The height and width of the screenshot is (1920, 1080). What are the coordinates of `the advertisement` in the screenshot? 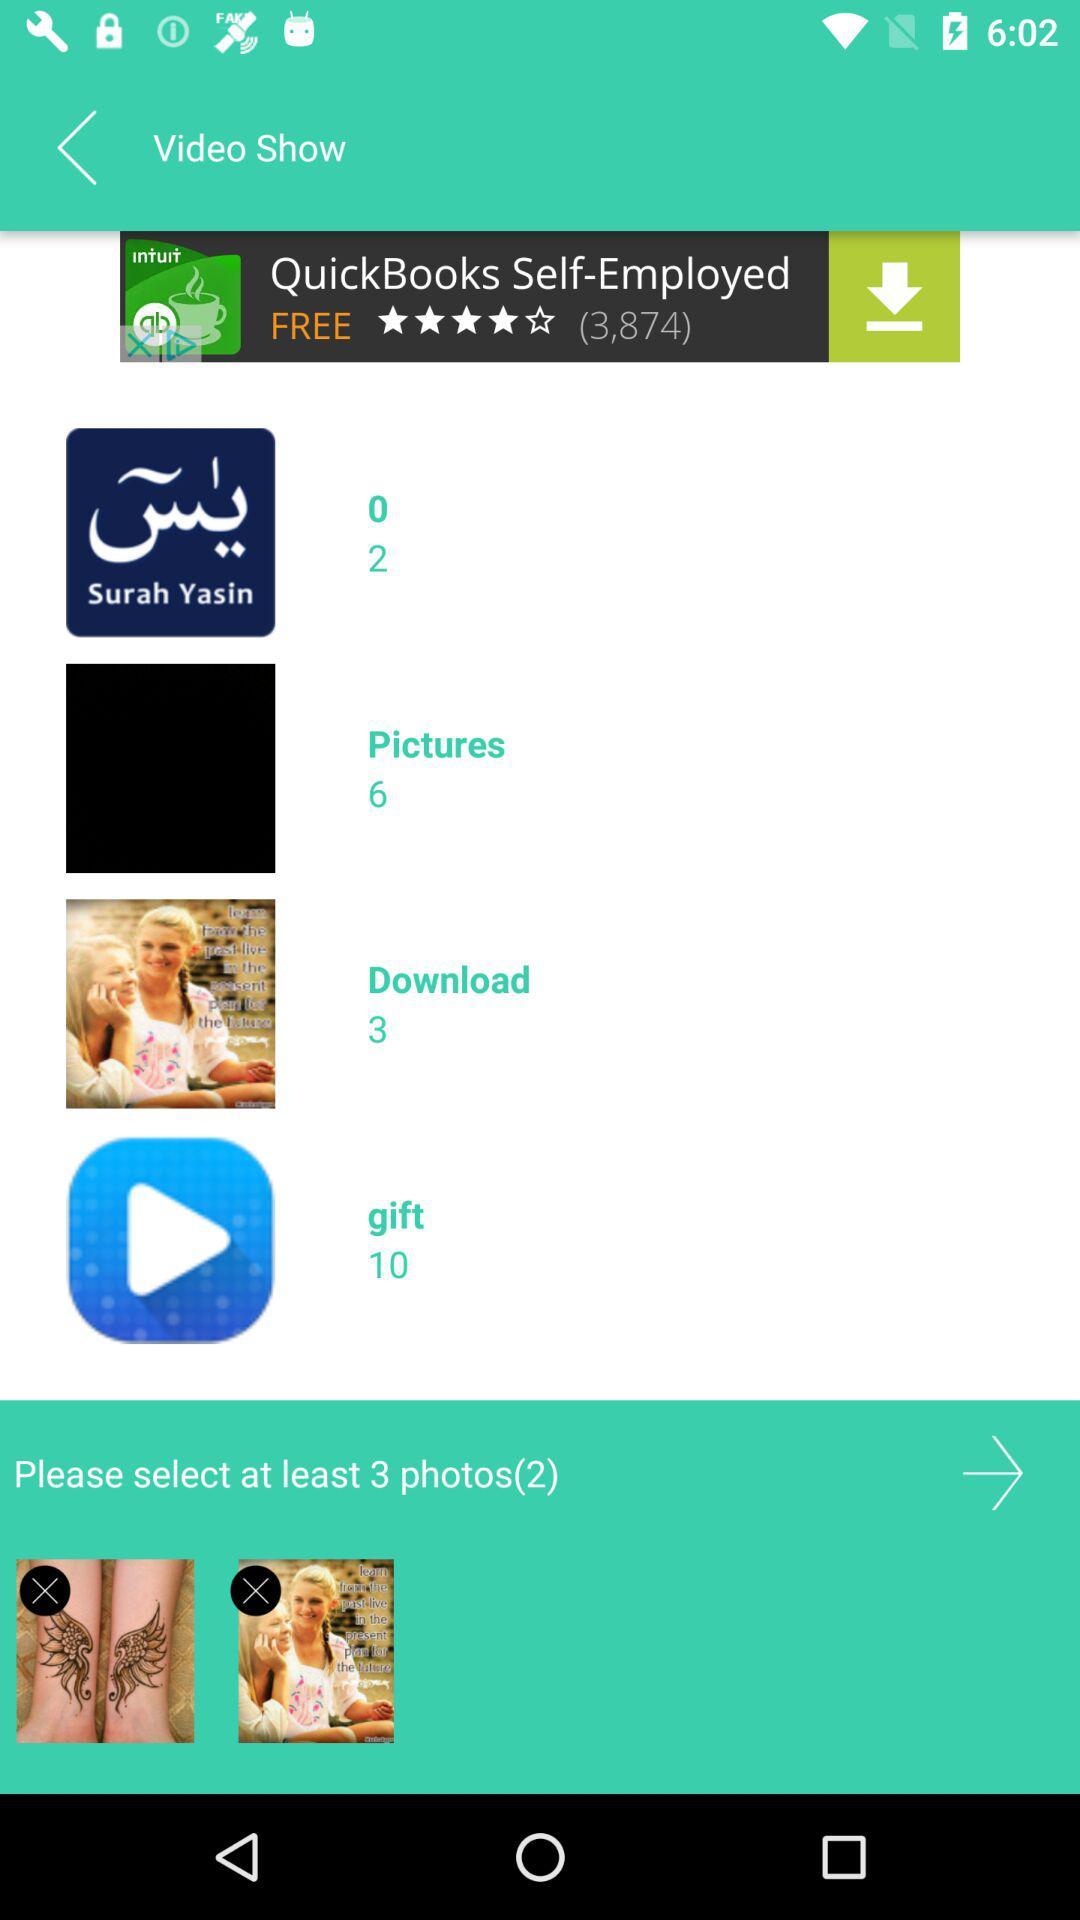 It's located at (45, 1589).